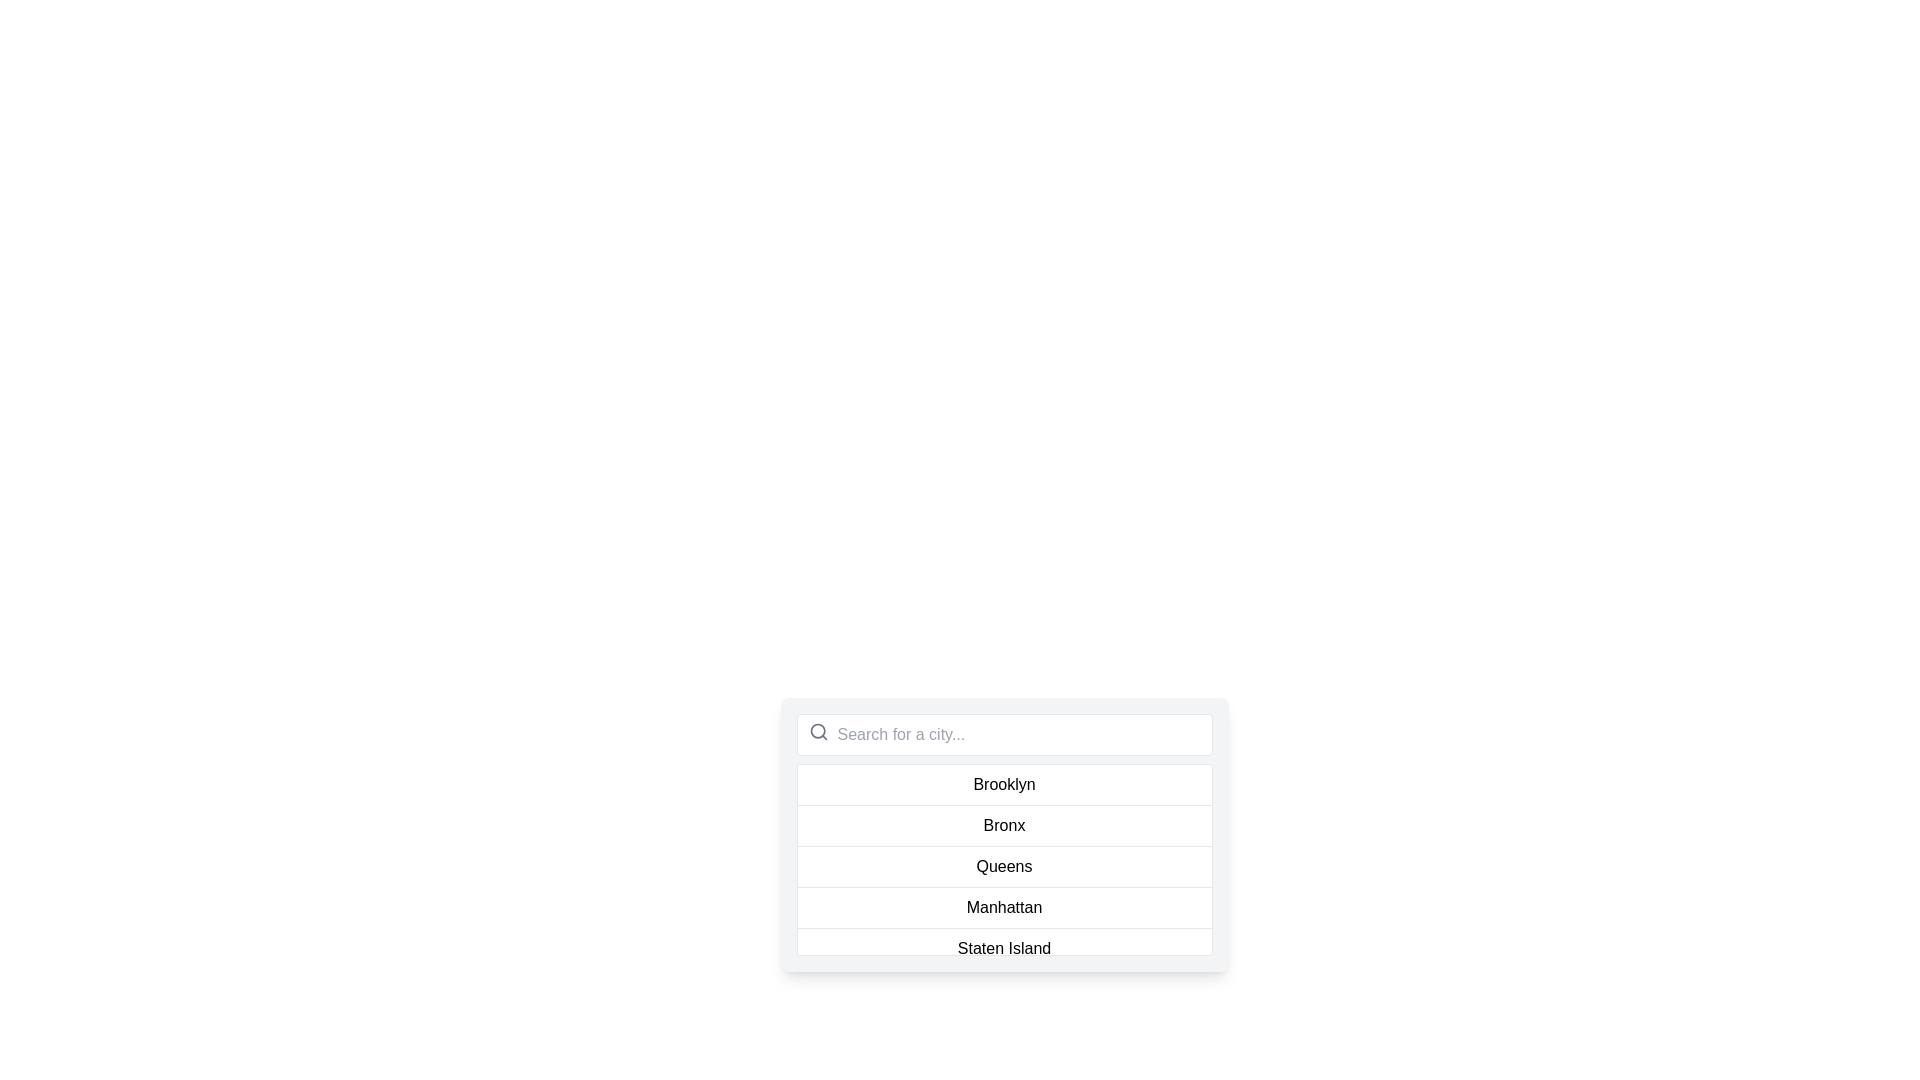 This screenshot has width=1920, height=1080. Describe the element at coordinates (818, 732) in the screenshot. I see `the decorative search icon located to the left of the search input field labeled 'Search for a city...'` at that location.